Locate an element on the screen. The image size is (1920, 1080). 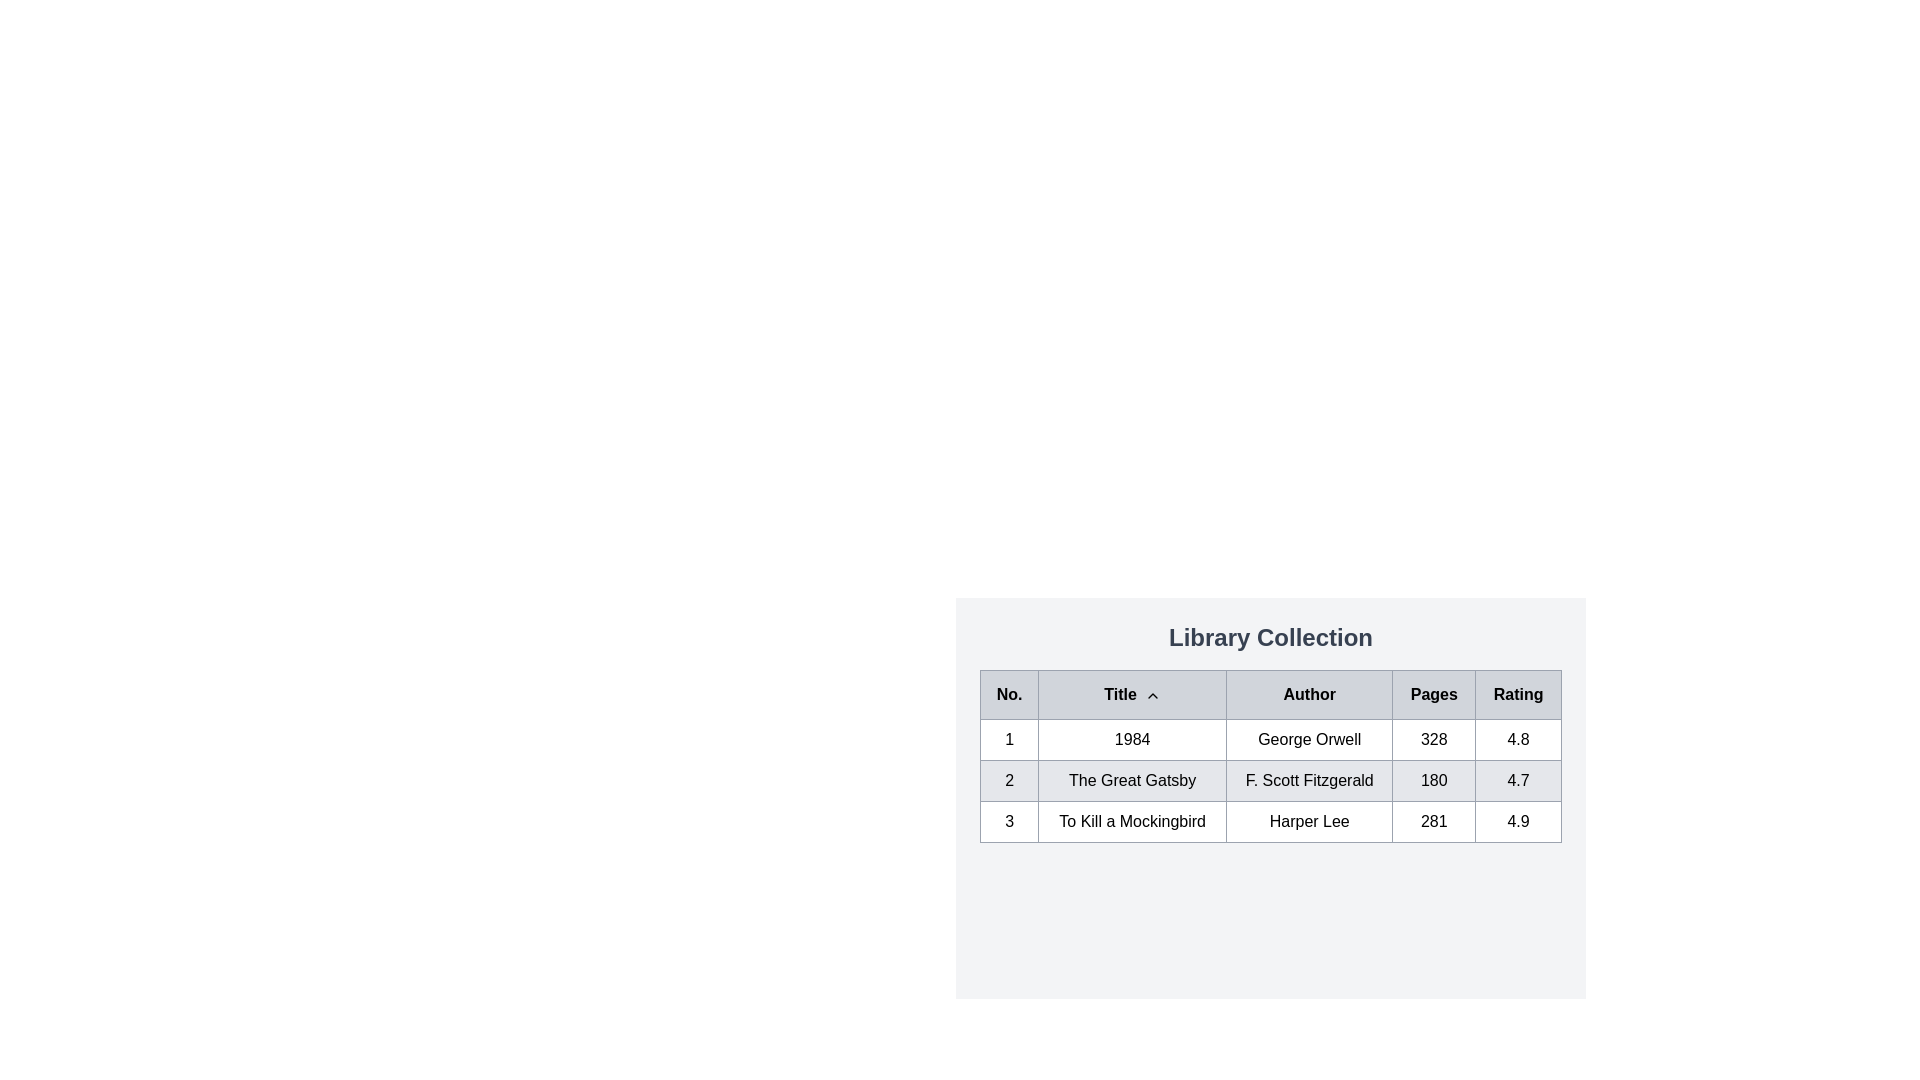
the Icon button located next to the 'Title' column label in the header row of the table, which allows users to sort the entries in ascending order is located at coordinates (1152, 694).